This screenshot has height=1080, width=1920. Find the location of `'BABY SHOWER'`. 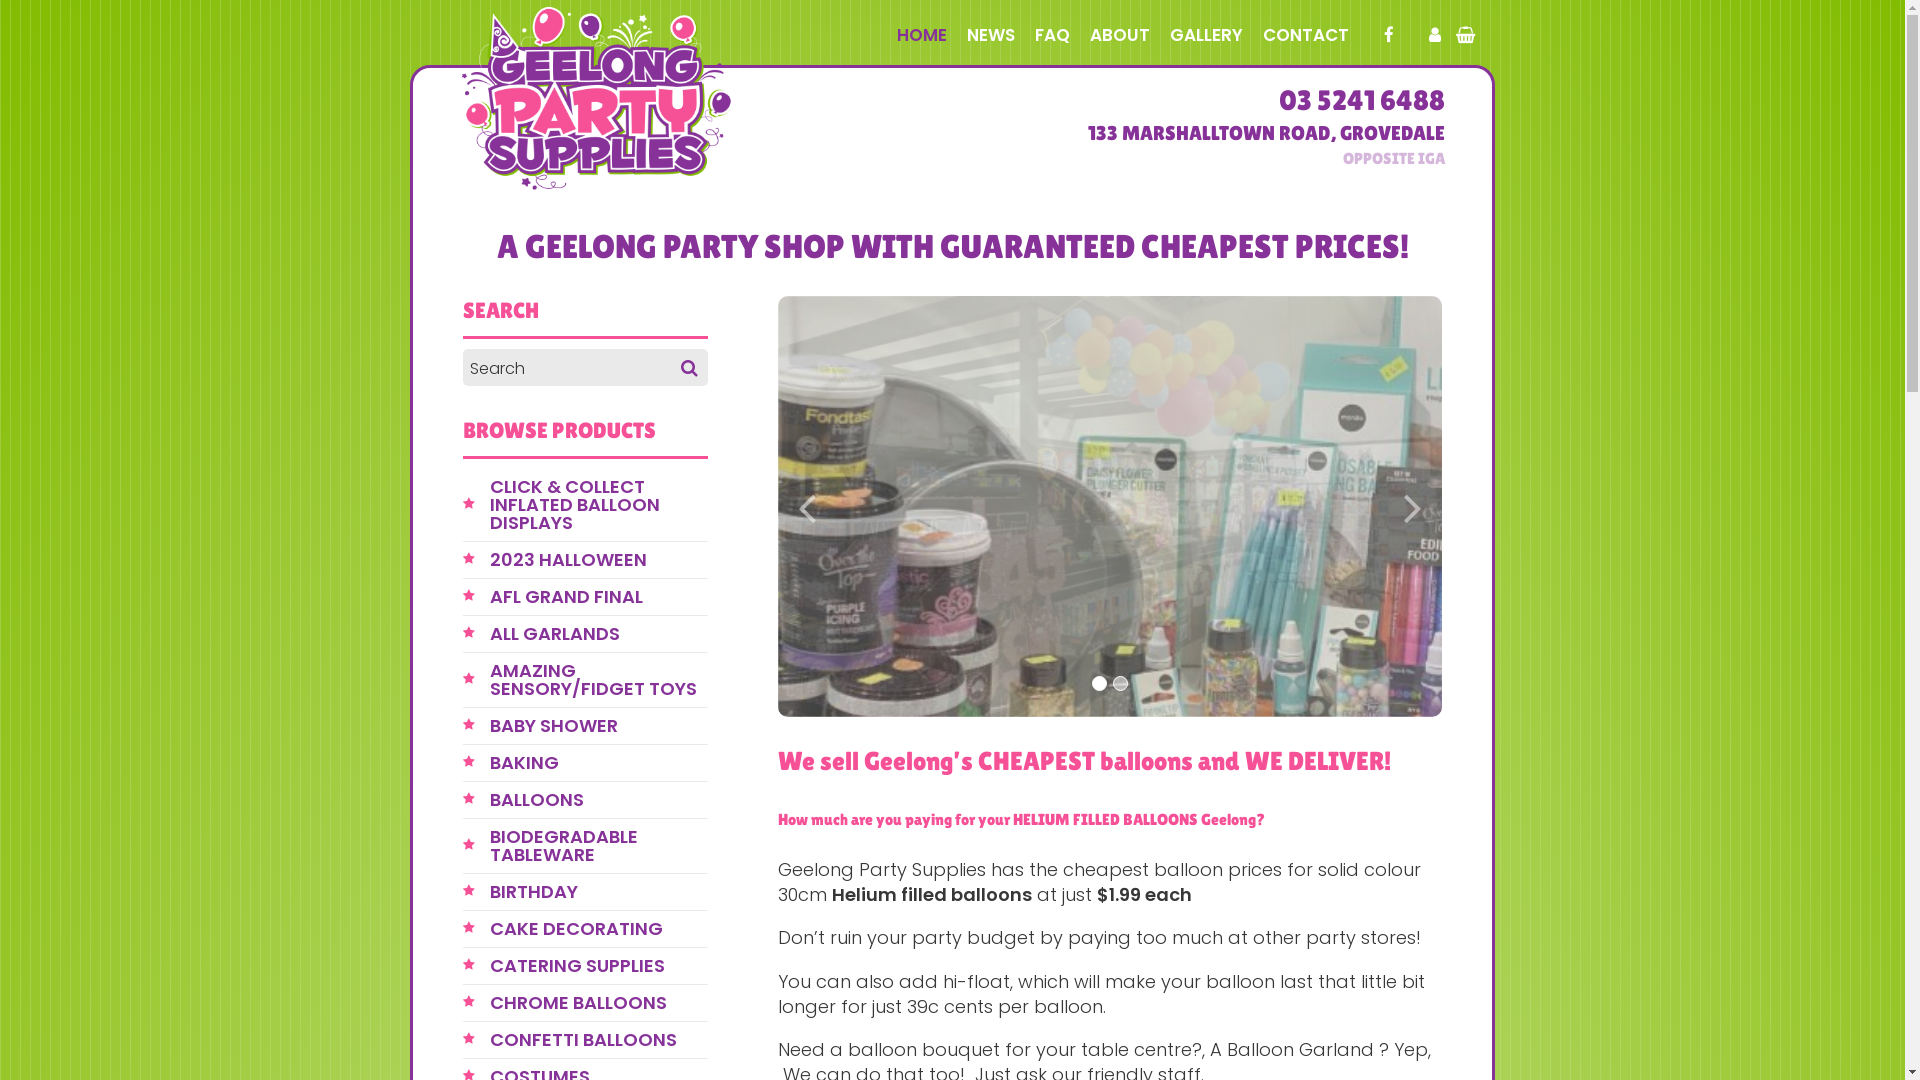

'BABY SHOWER' is located at coordinates (489, 725).